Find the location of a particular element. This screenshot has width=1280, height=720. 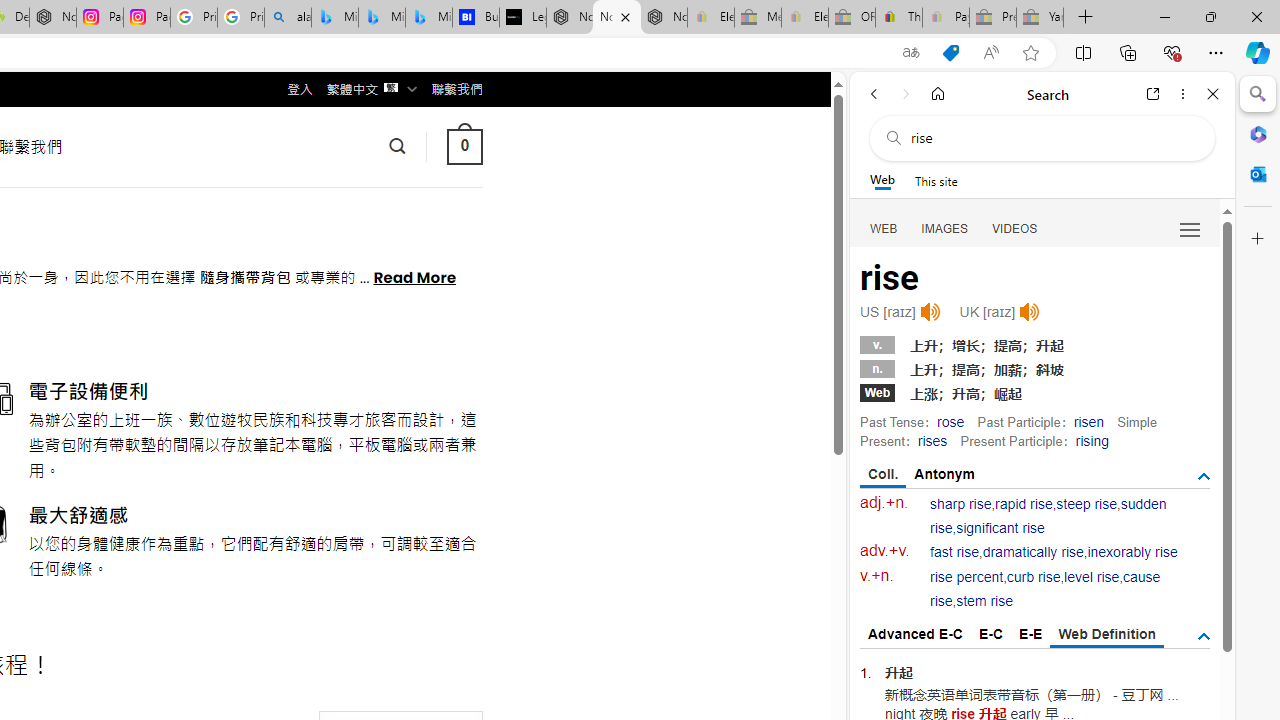

'Click to listen' is located at coordinates (1029, 312).